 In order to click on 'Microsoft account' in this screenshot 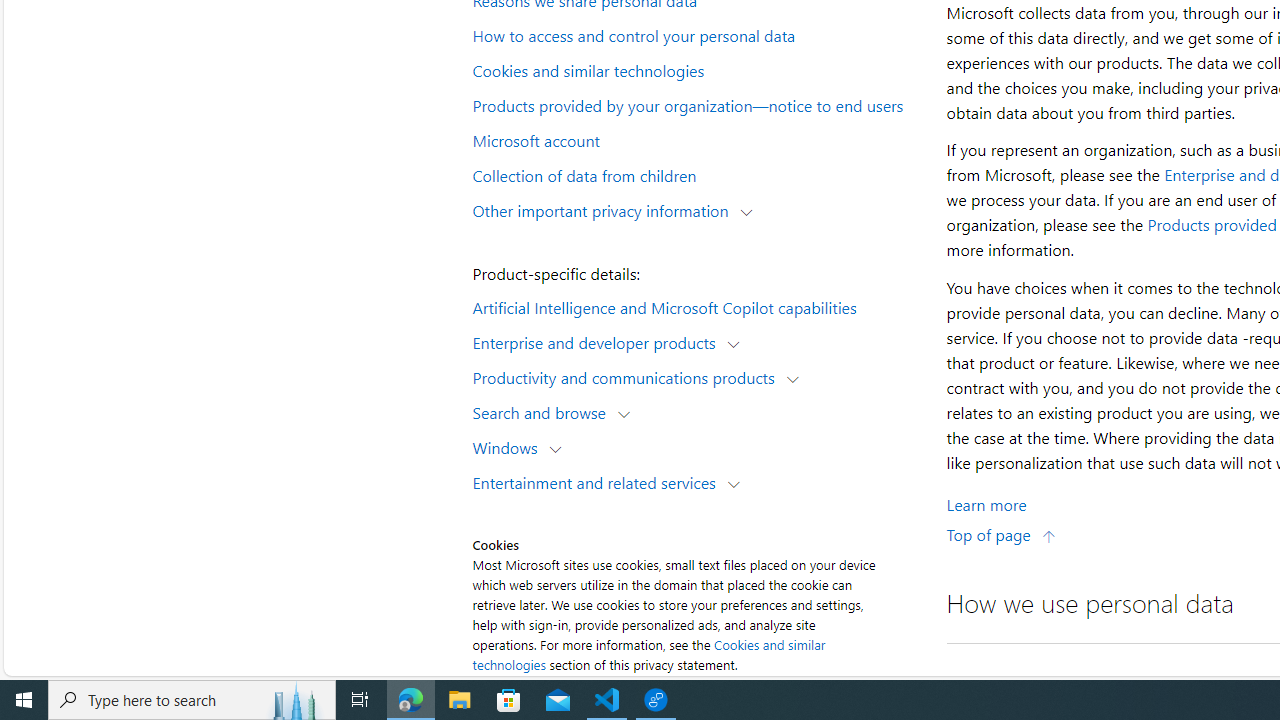, I will do `click(696, 138)`.